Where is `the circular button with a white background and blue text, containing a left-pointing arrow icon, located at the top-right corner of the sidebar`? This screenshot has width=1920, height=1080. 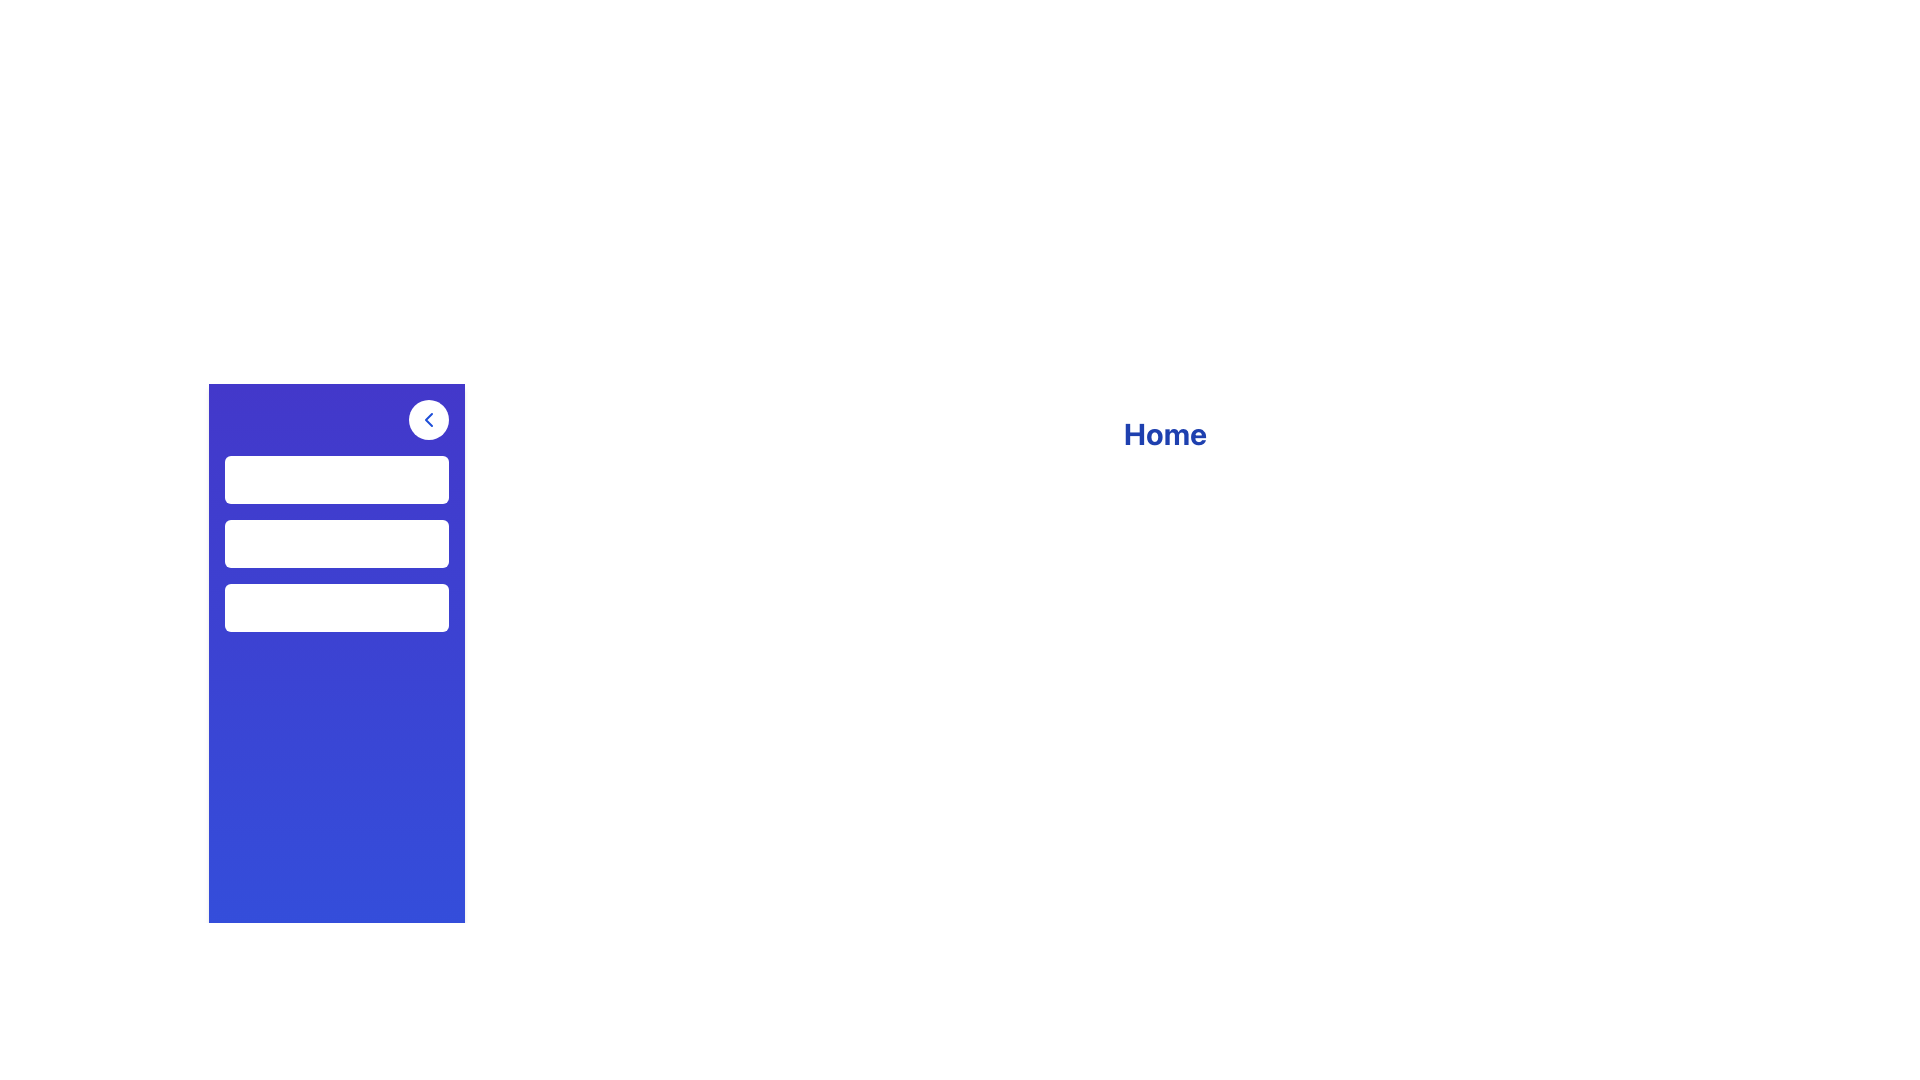 the circular button with a white background and blue text, containing a left-pointing arrow icon, located at the top-right corner of the sidebar is located at coordinates (427, 419).